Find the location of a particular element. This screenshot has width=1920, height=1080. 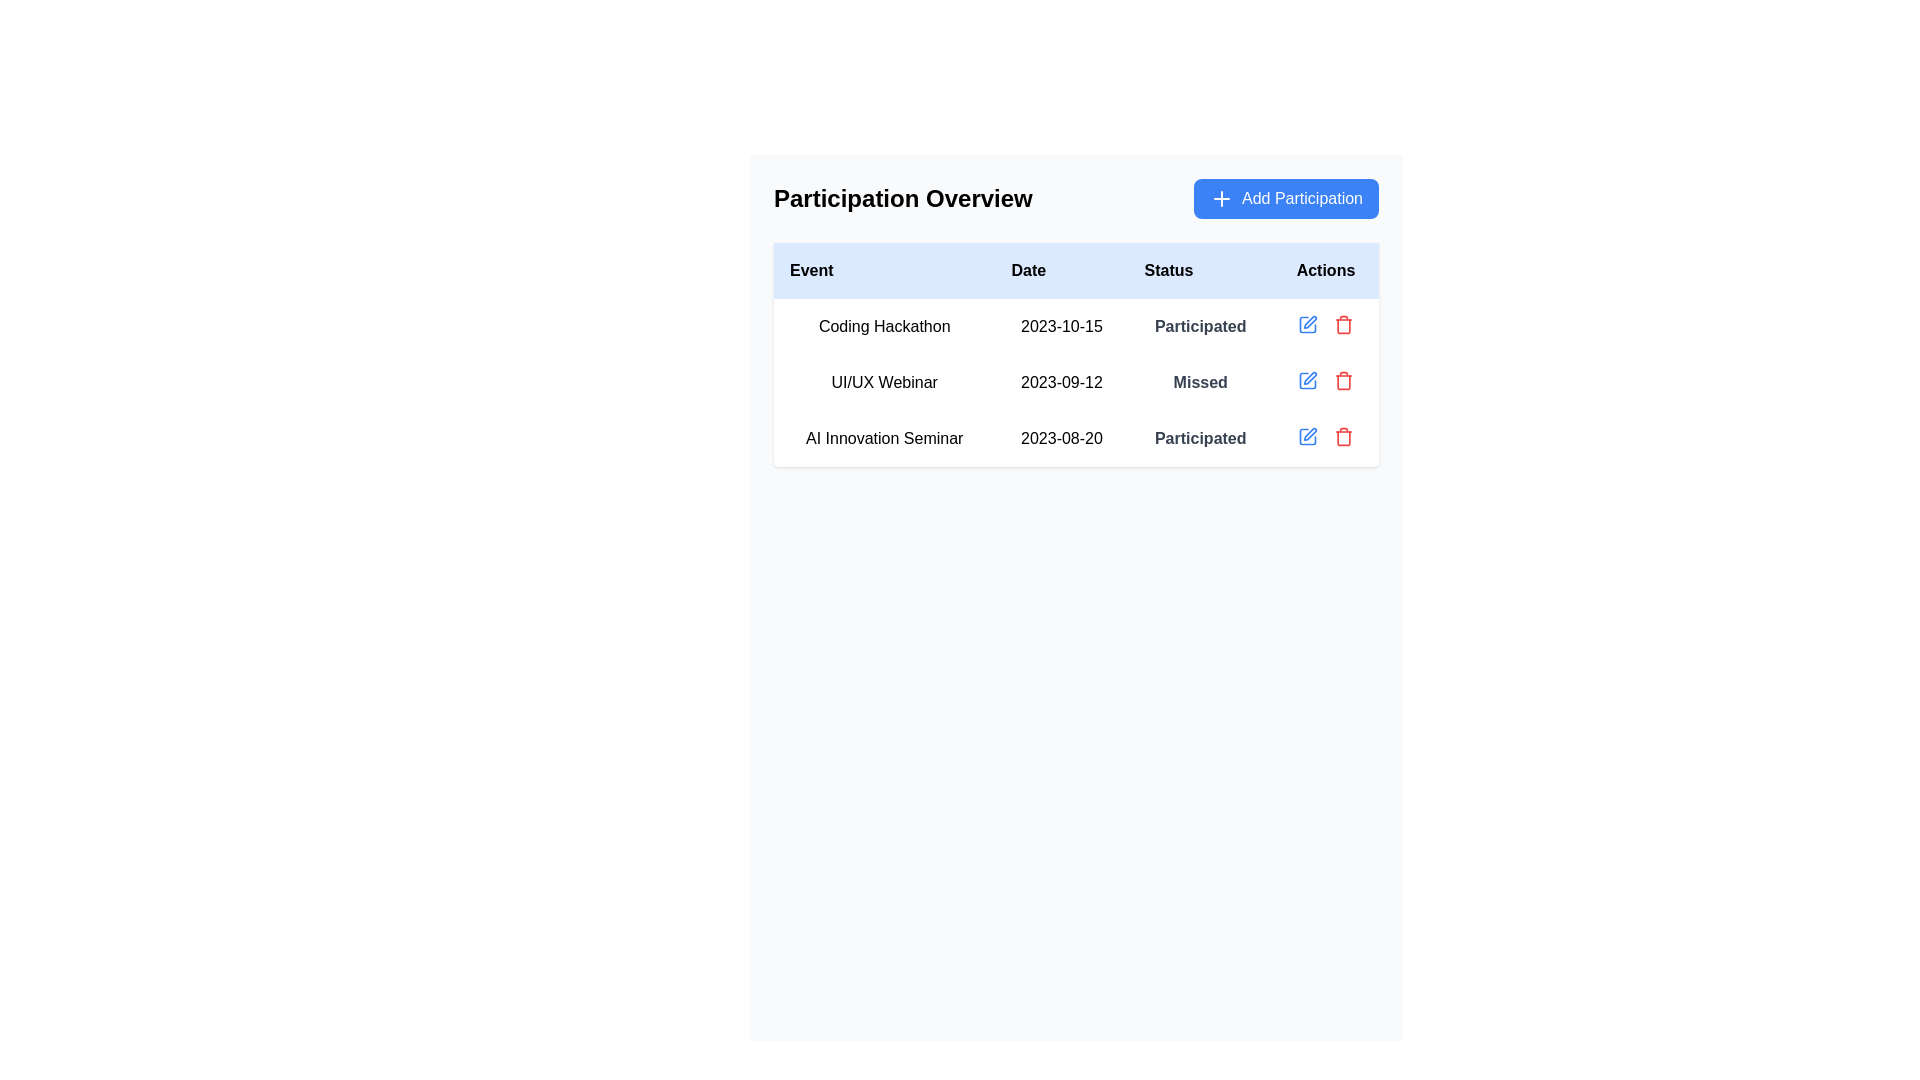

the 'Missed' status text label in the third column of the 'Participation Overview' table for the 'UI/UX Webinar' event is located at coordinates (1200, 382).